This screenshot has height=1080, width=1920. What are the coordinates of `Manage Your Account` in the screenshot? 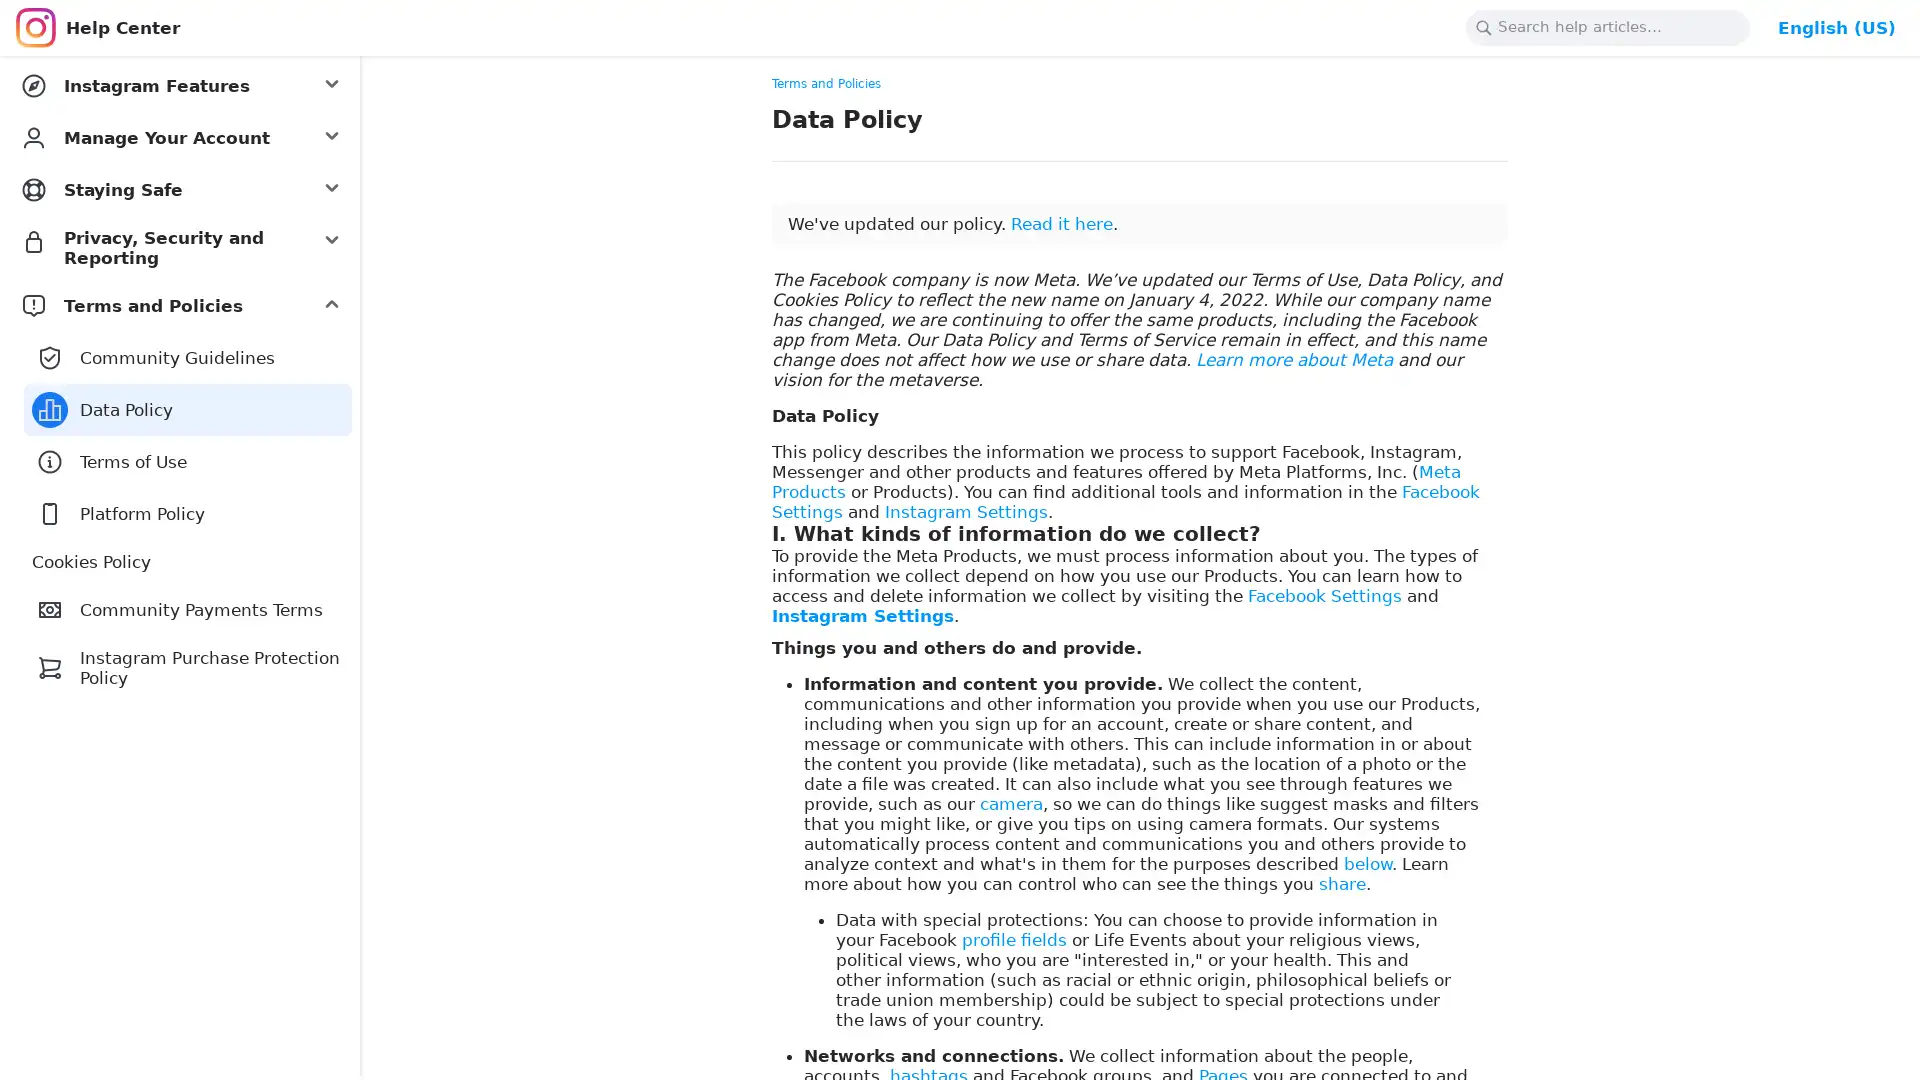 It's located at (180, 137).